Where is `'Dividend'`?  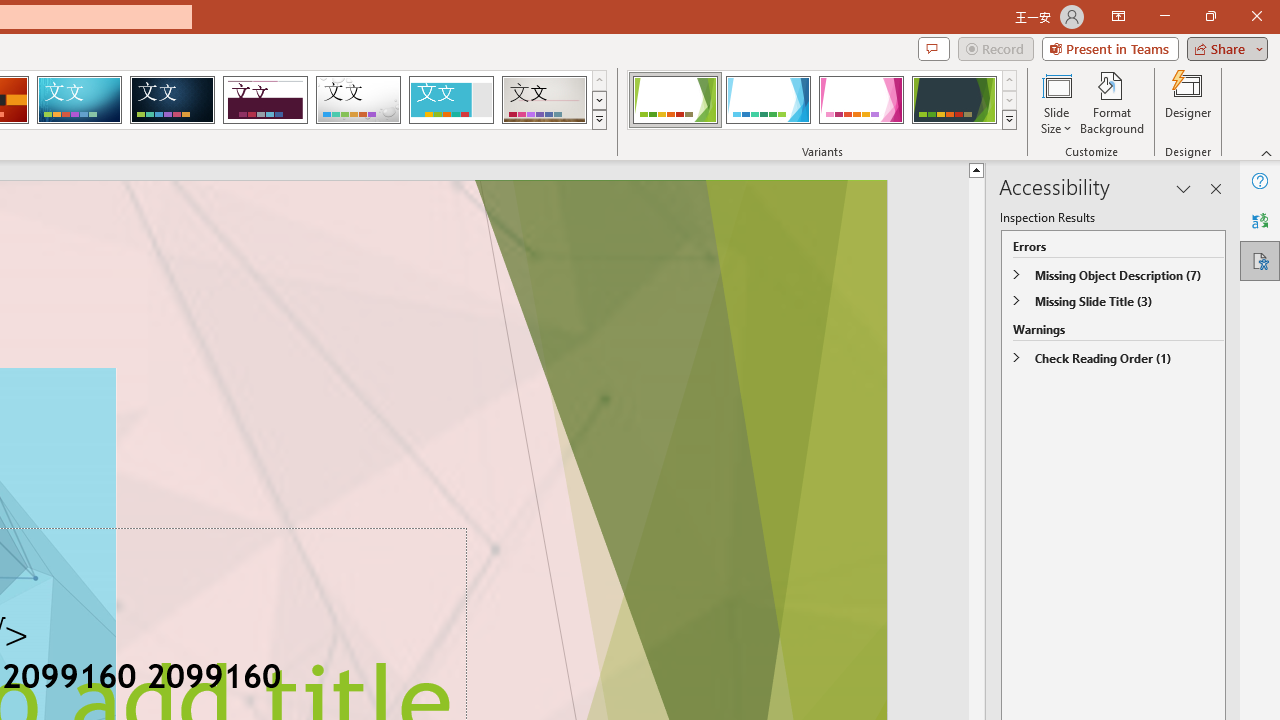 'Dividend' is located at coordinates (264, 100).